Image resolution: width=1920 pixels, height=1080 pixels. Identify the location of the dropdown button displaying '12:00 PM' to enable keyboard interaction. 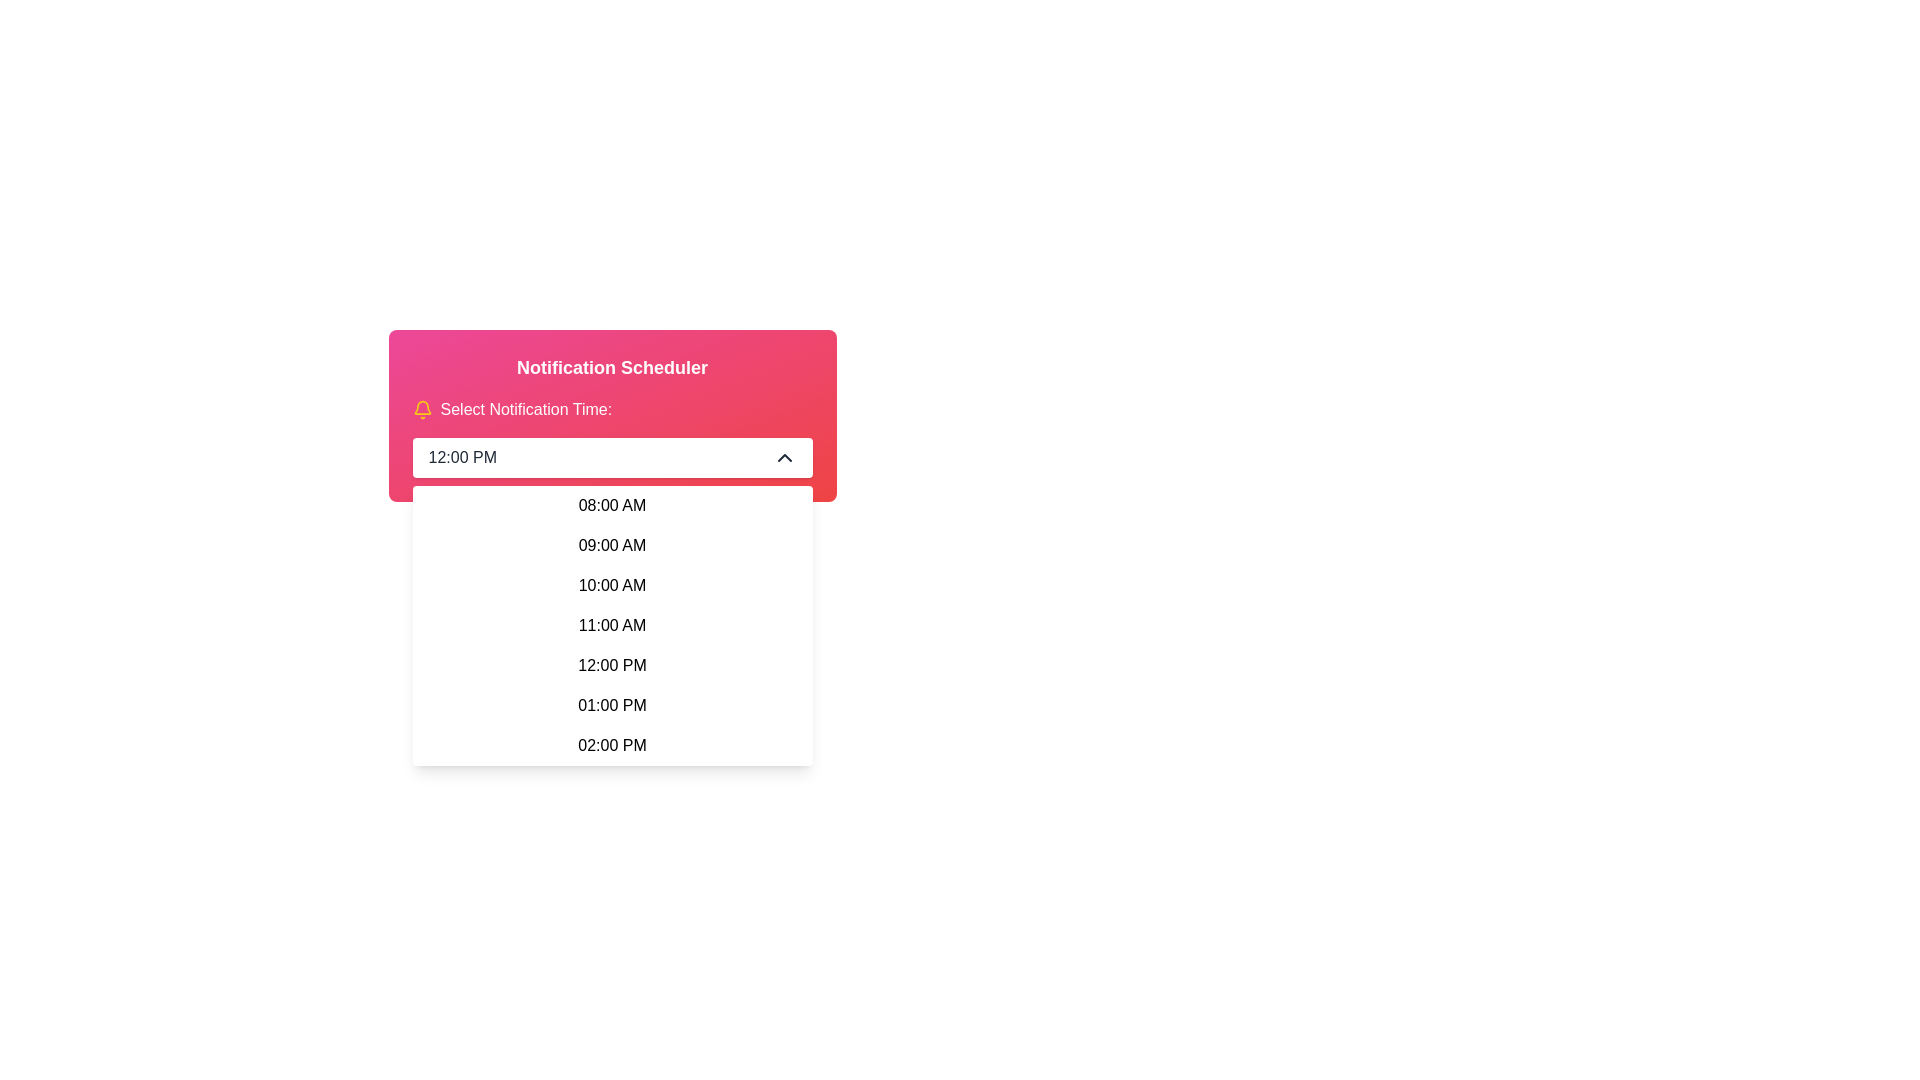
(611, 458).